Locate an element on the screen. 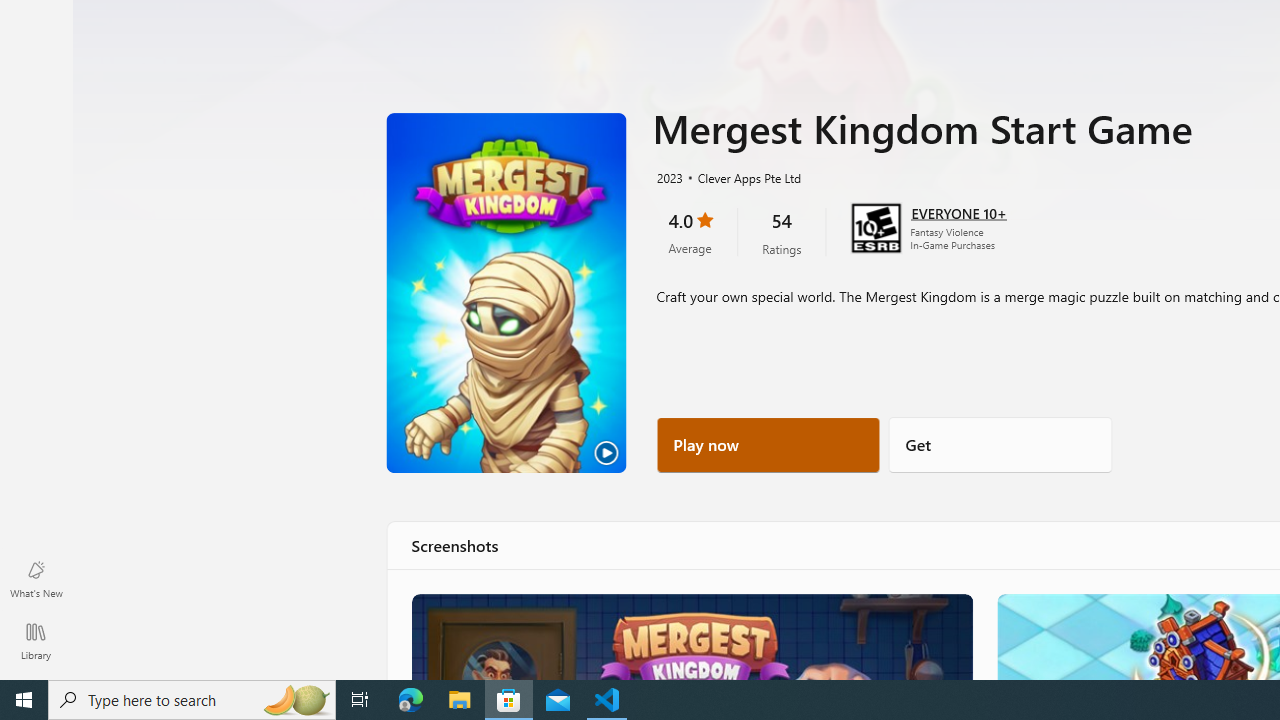 Image resolution: width=1280 pixels, height=720 pixels. '4.0 stars. Click to skip to ratings and reviews' is located at coordinates (689, 231).